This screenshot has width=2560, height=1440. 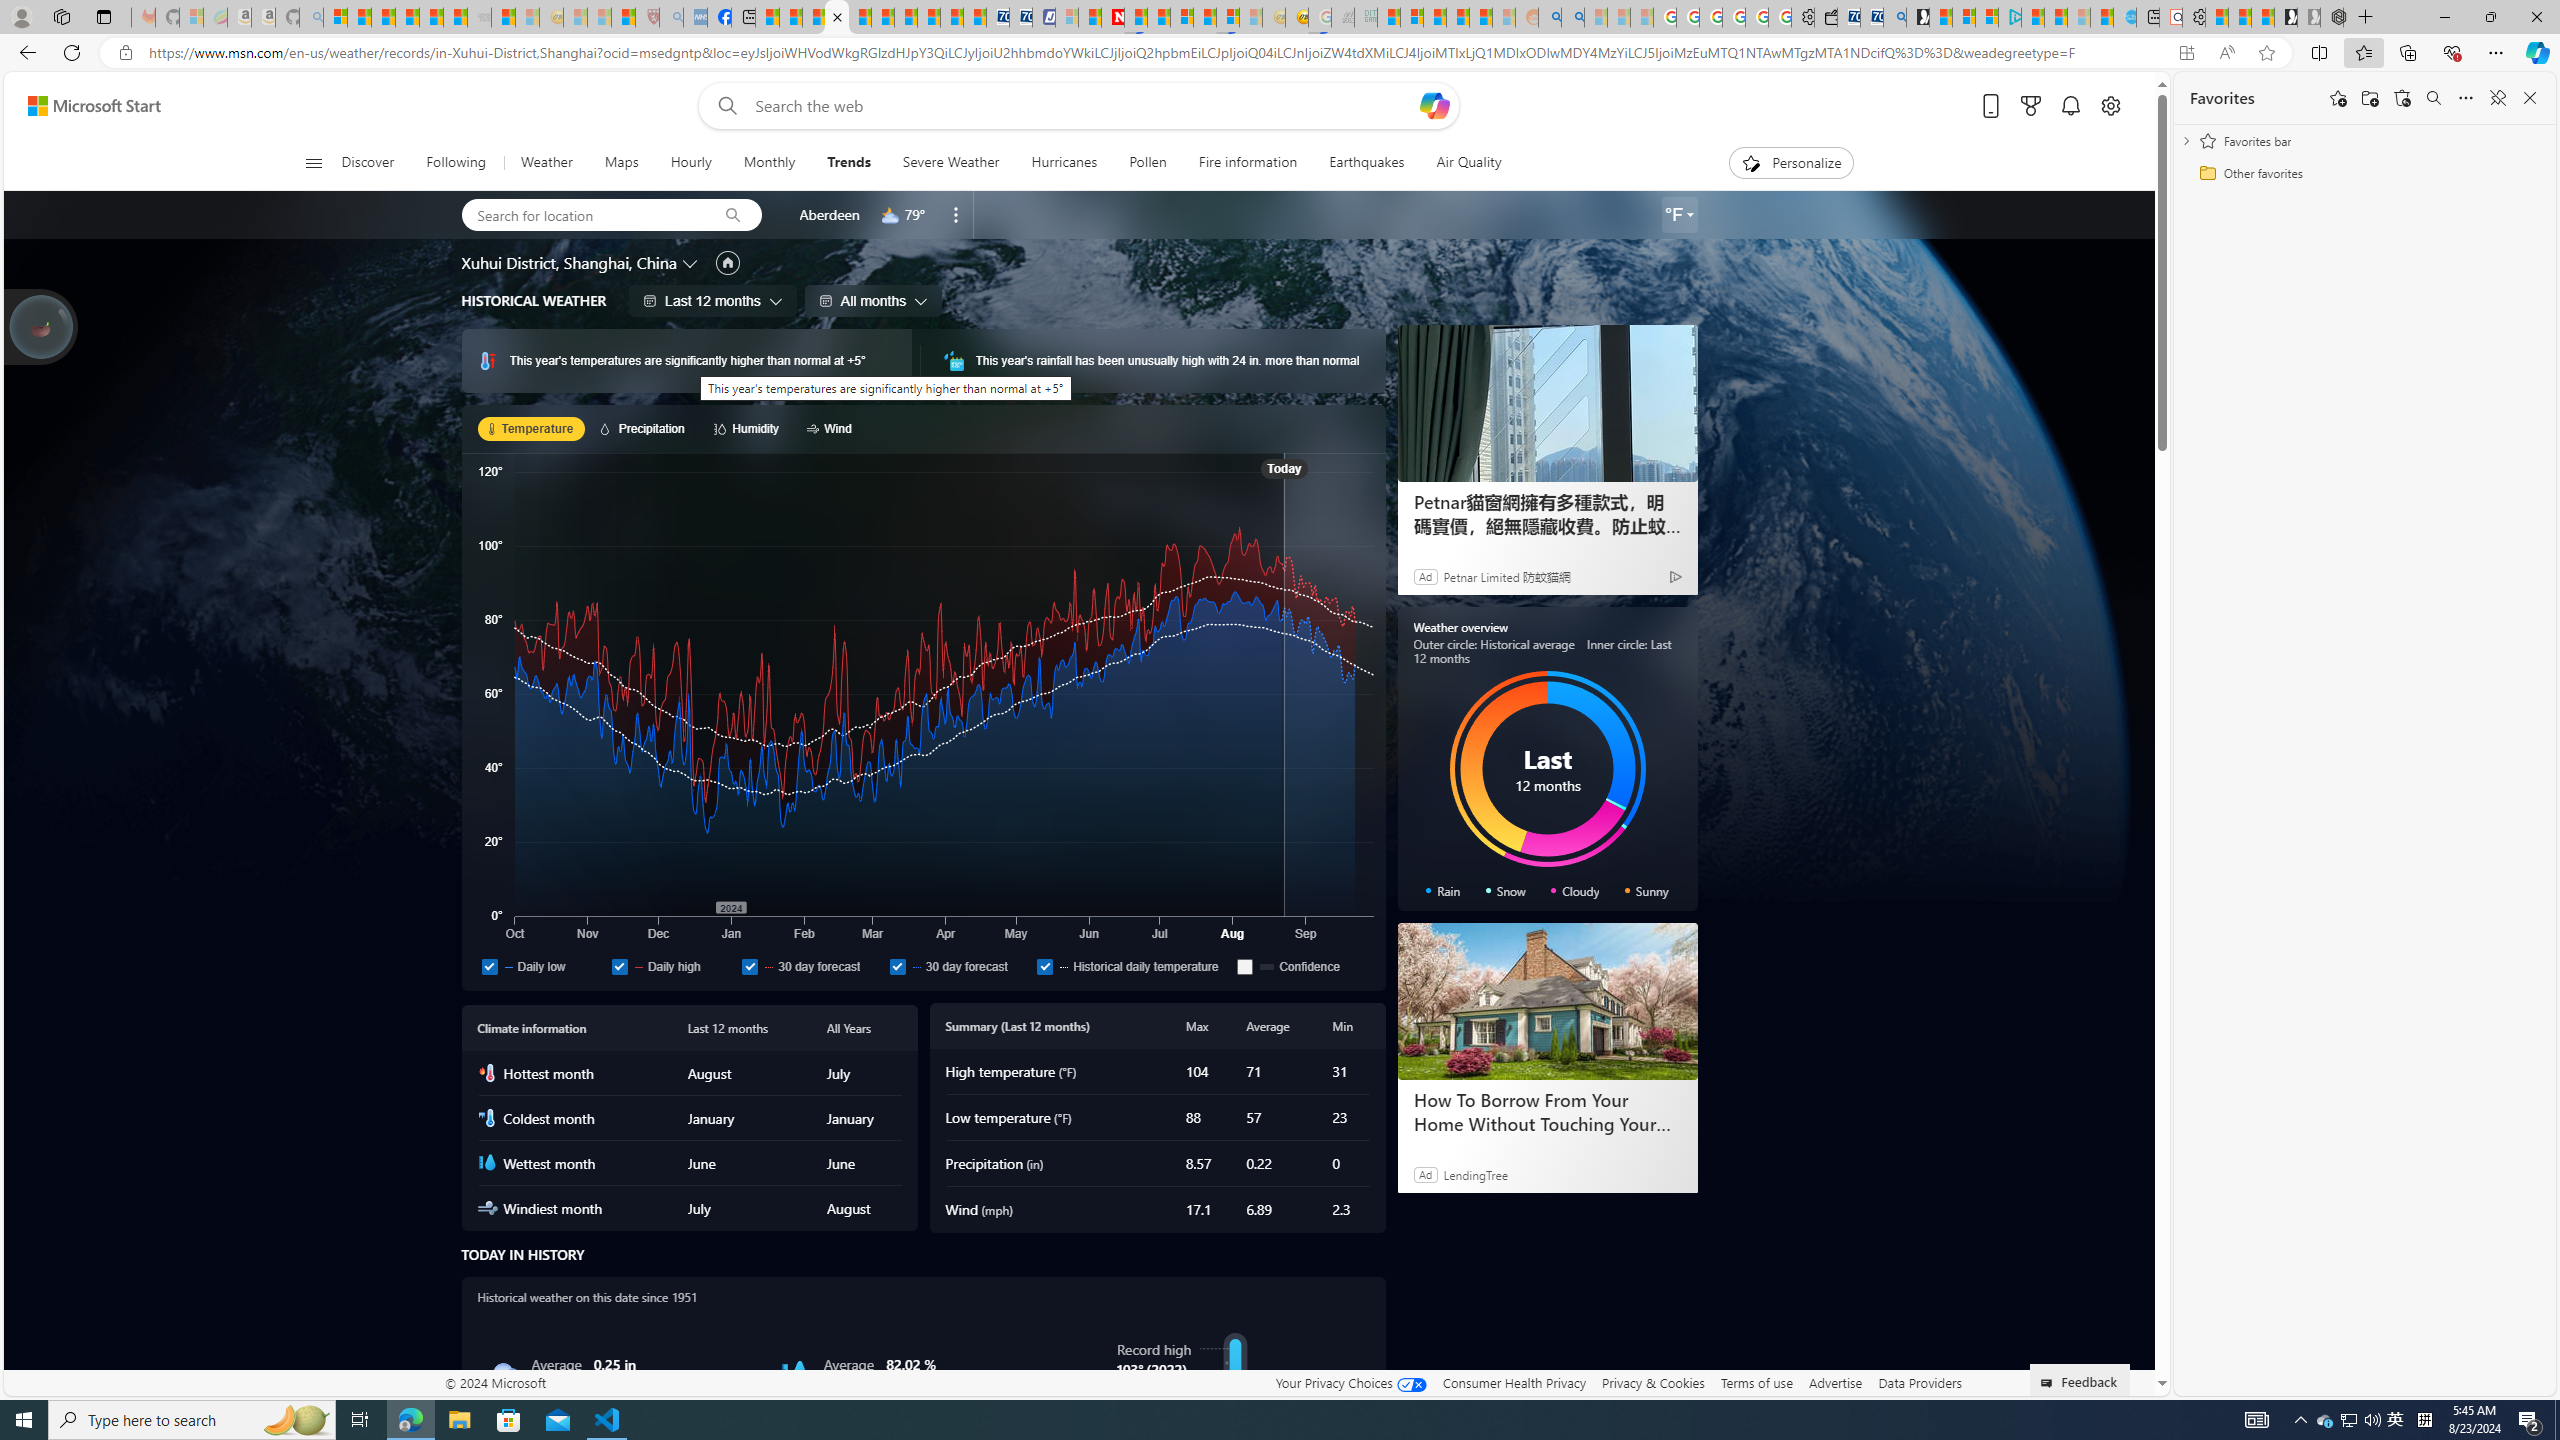 What do you see at coordinates (726, 261) in the screenshot?
I see `'Set as primary location'` at bounding box center [726, 261].